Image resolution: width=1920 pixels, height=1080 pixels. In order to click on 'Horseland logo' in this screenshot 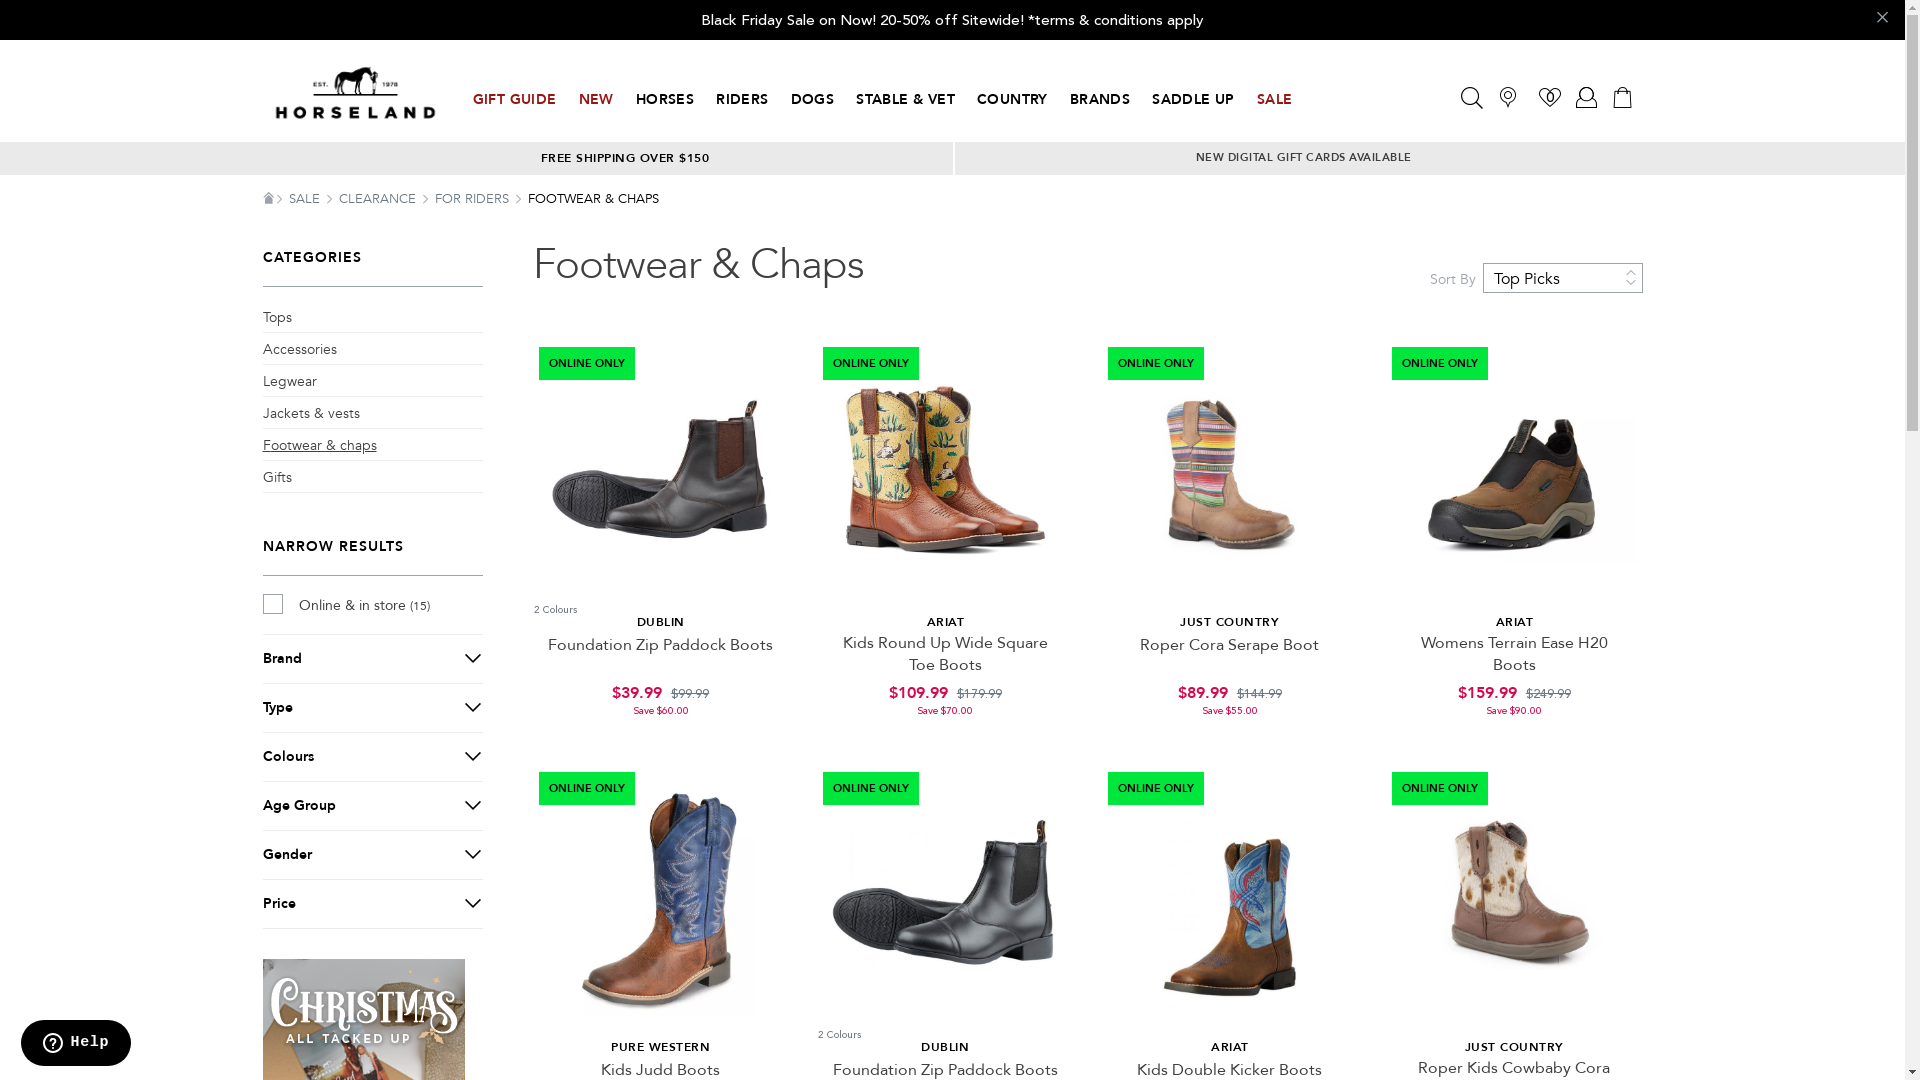, I will do `click(354, 93)`.